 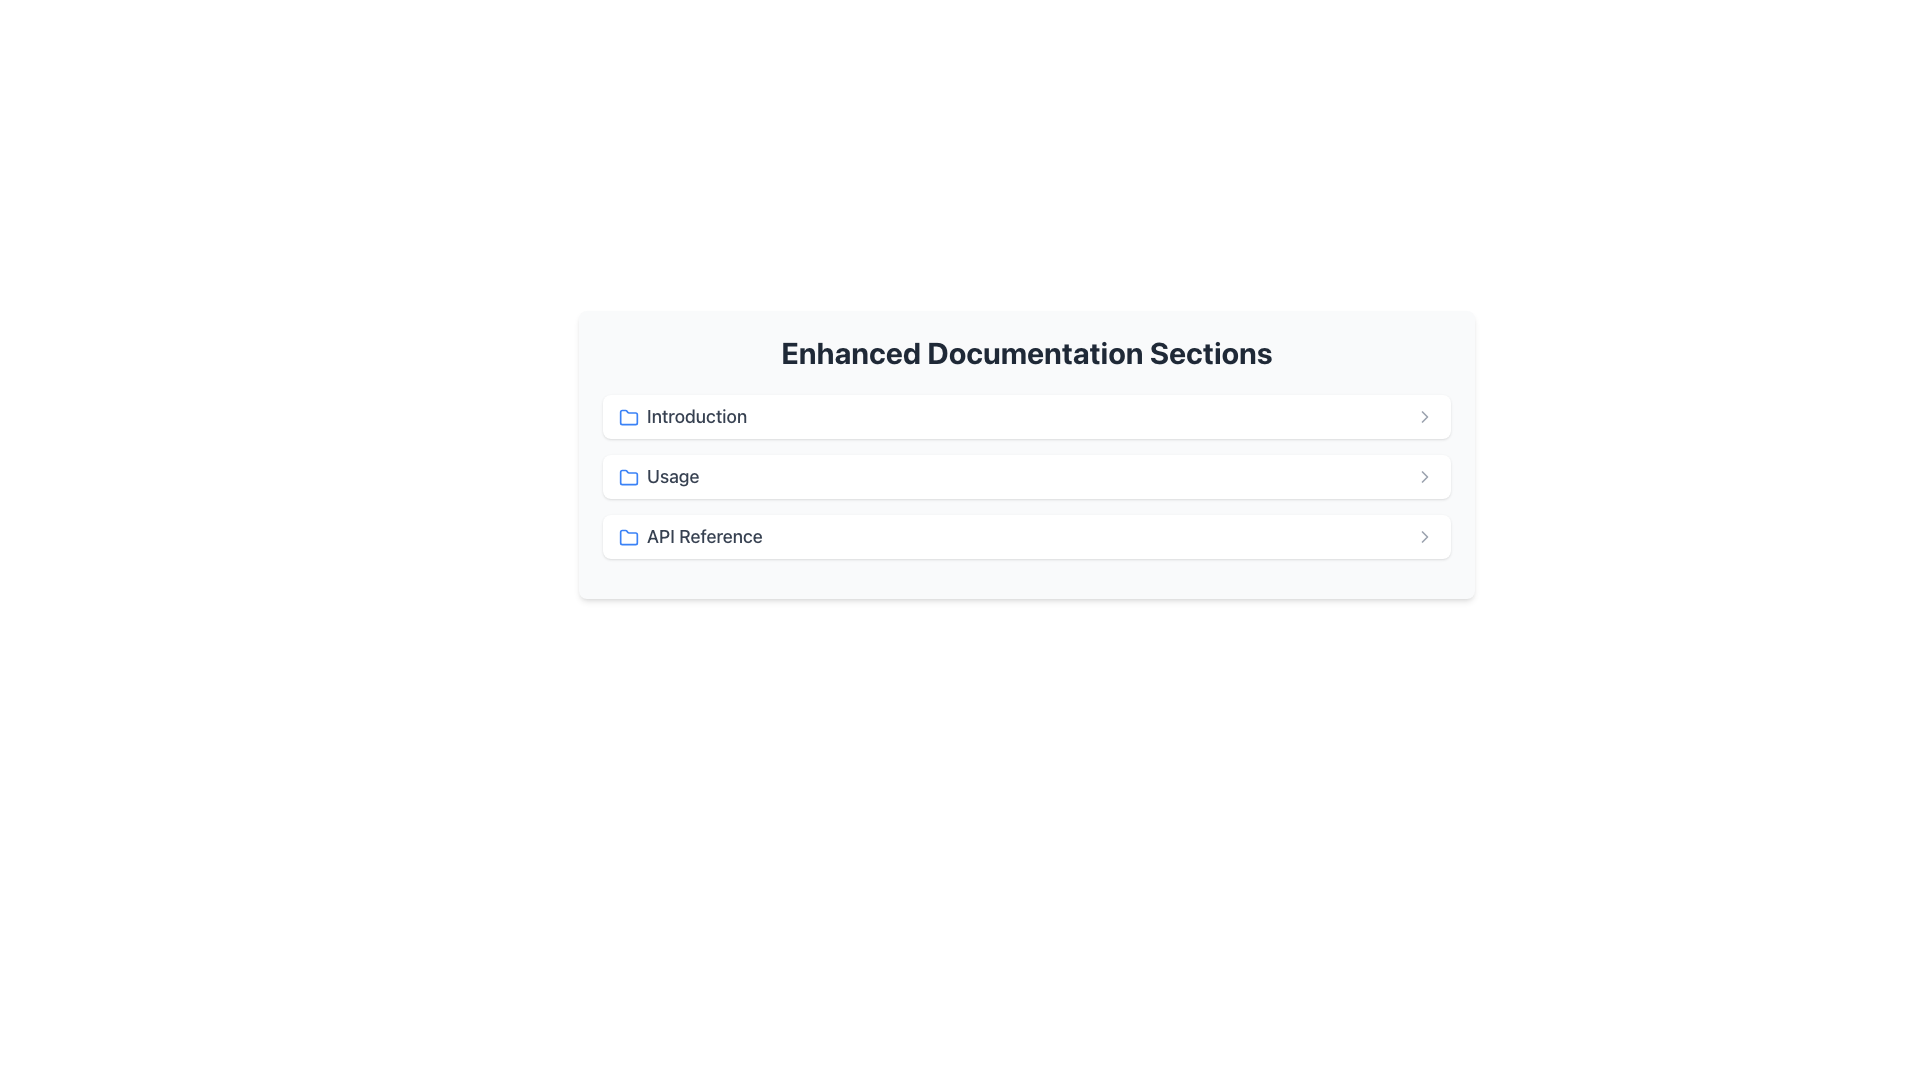 What do you see at coordinates (1424, 415) in the screenshot?
I see `the right-facing chevron arrow icon, which is part of the navigational components and located to the right of the 'Introduction' list item` at bounding box center [1424, 415].